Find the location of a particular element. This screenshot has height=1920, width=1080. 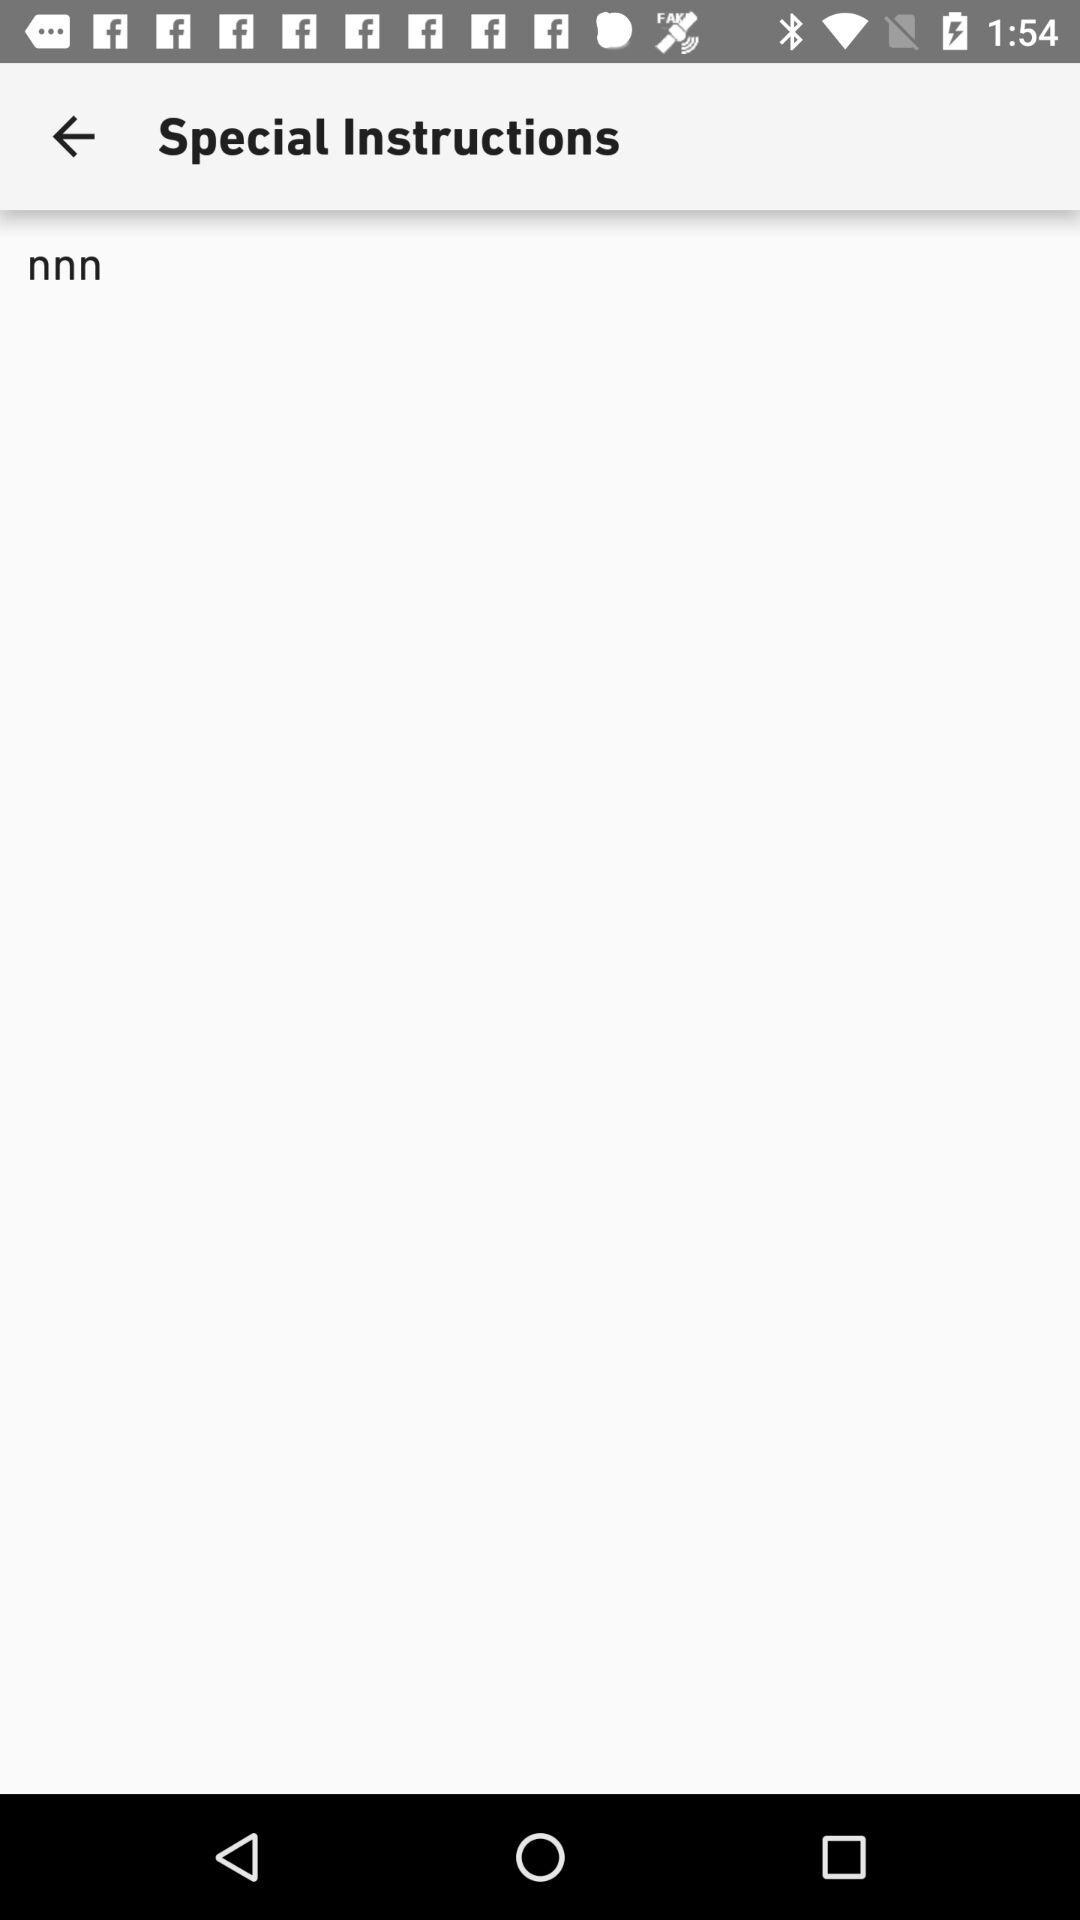

nnn item is located at coordinates (540, 404).